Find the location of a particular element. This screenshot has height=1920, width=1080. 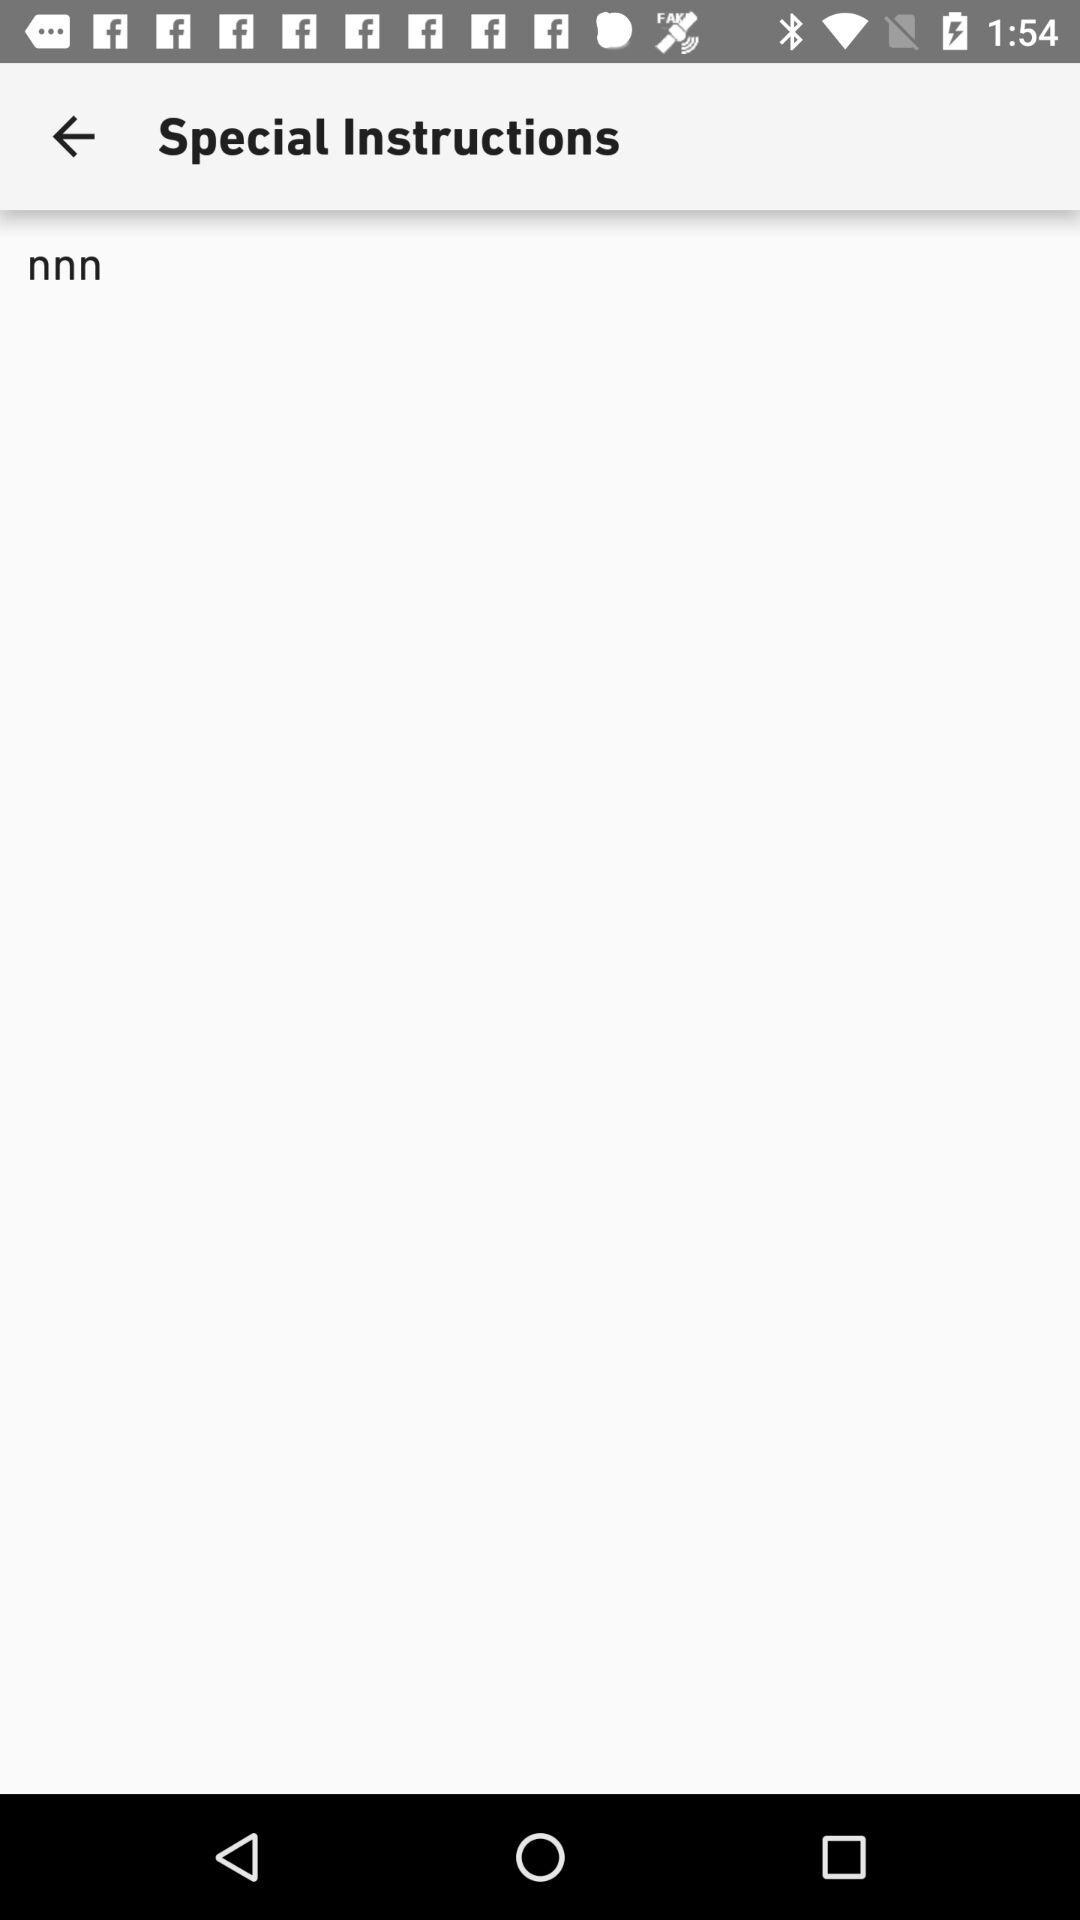

nnn item is located at coordinates (540, 404).